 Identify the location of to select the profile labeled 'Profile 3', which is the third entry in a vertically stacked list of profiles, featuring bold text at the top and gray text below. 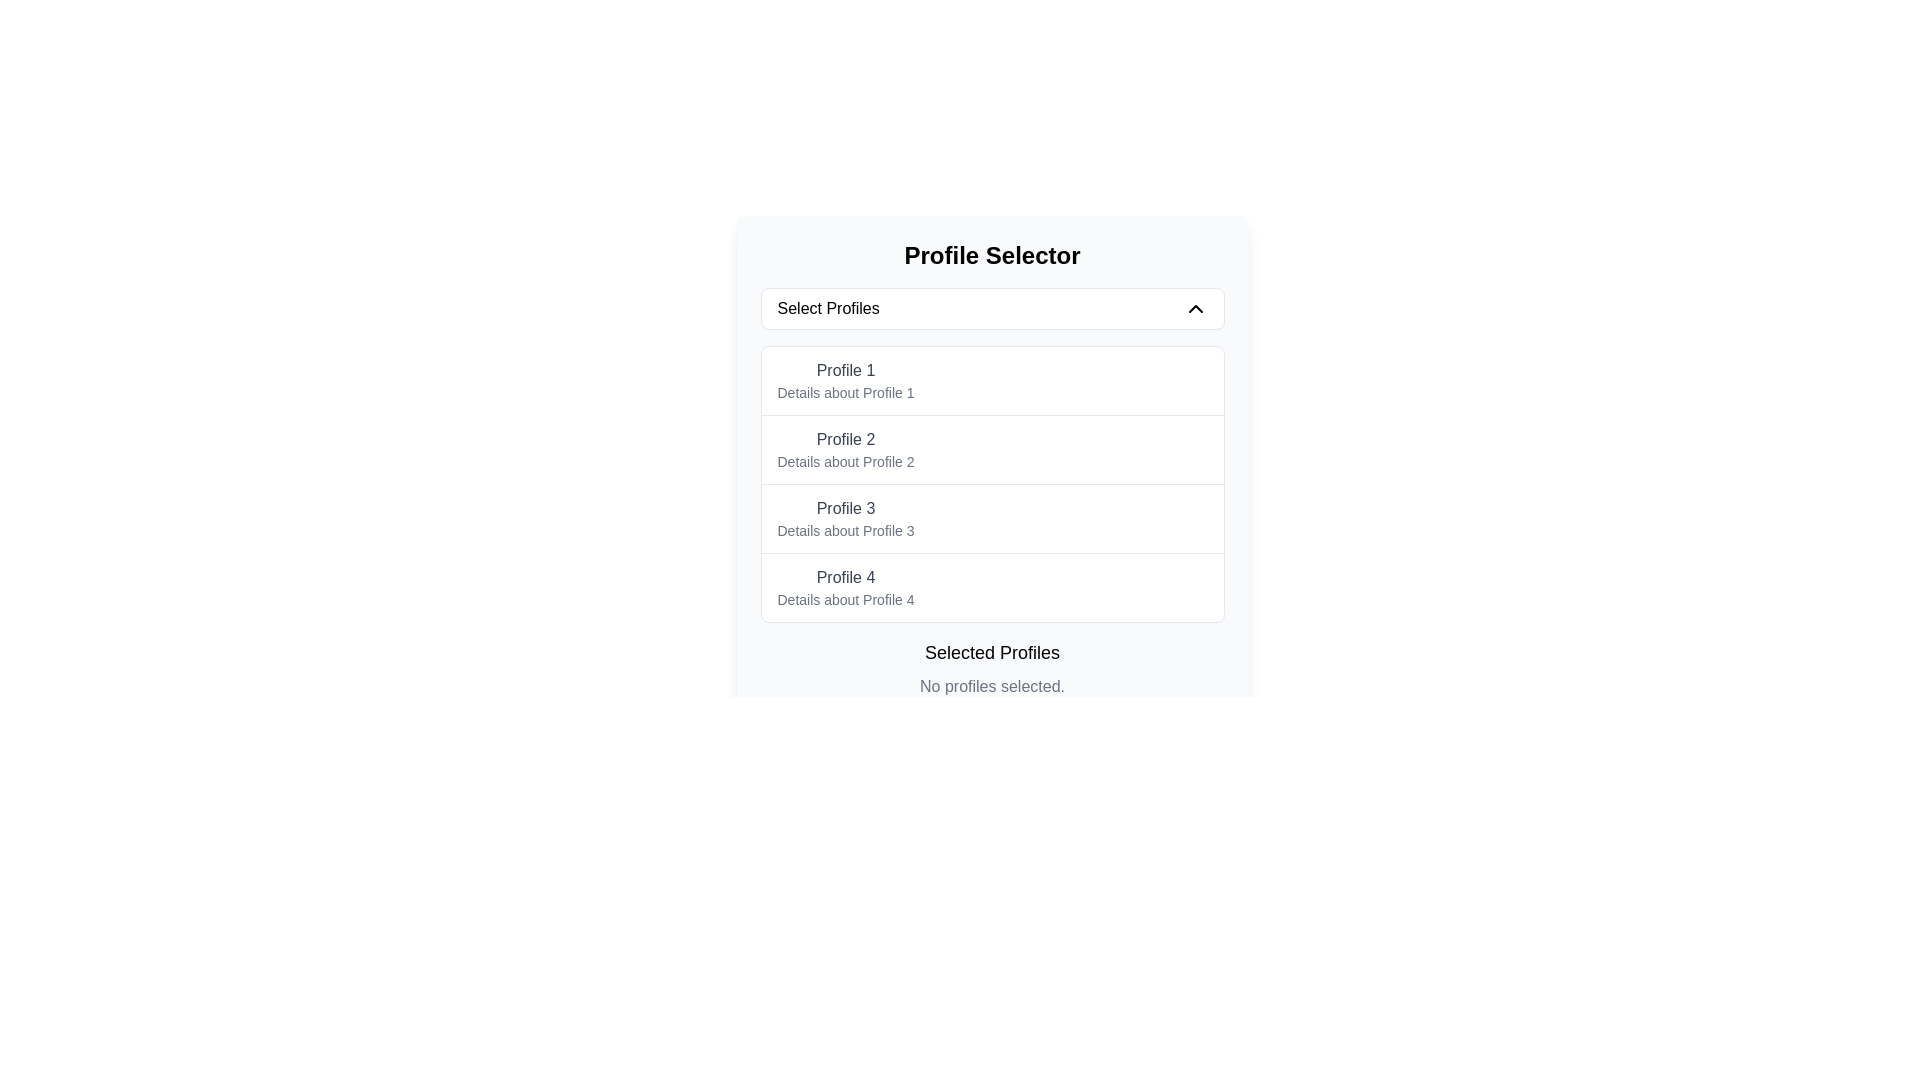
(845, 518).